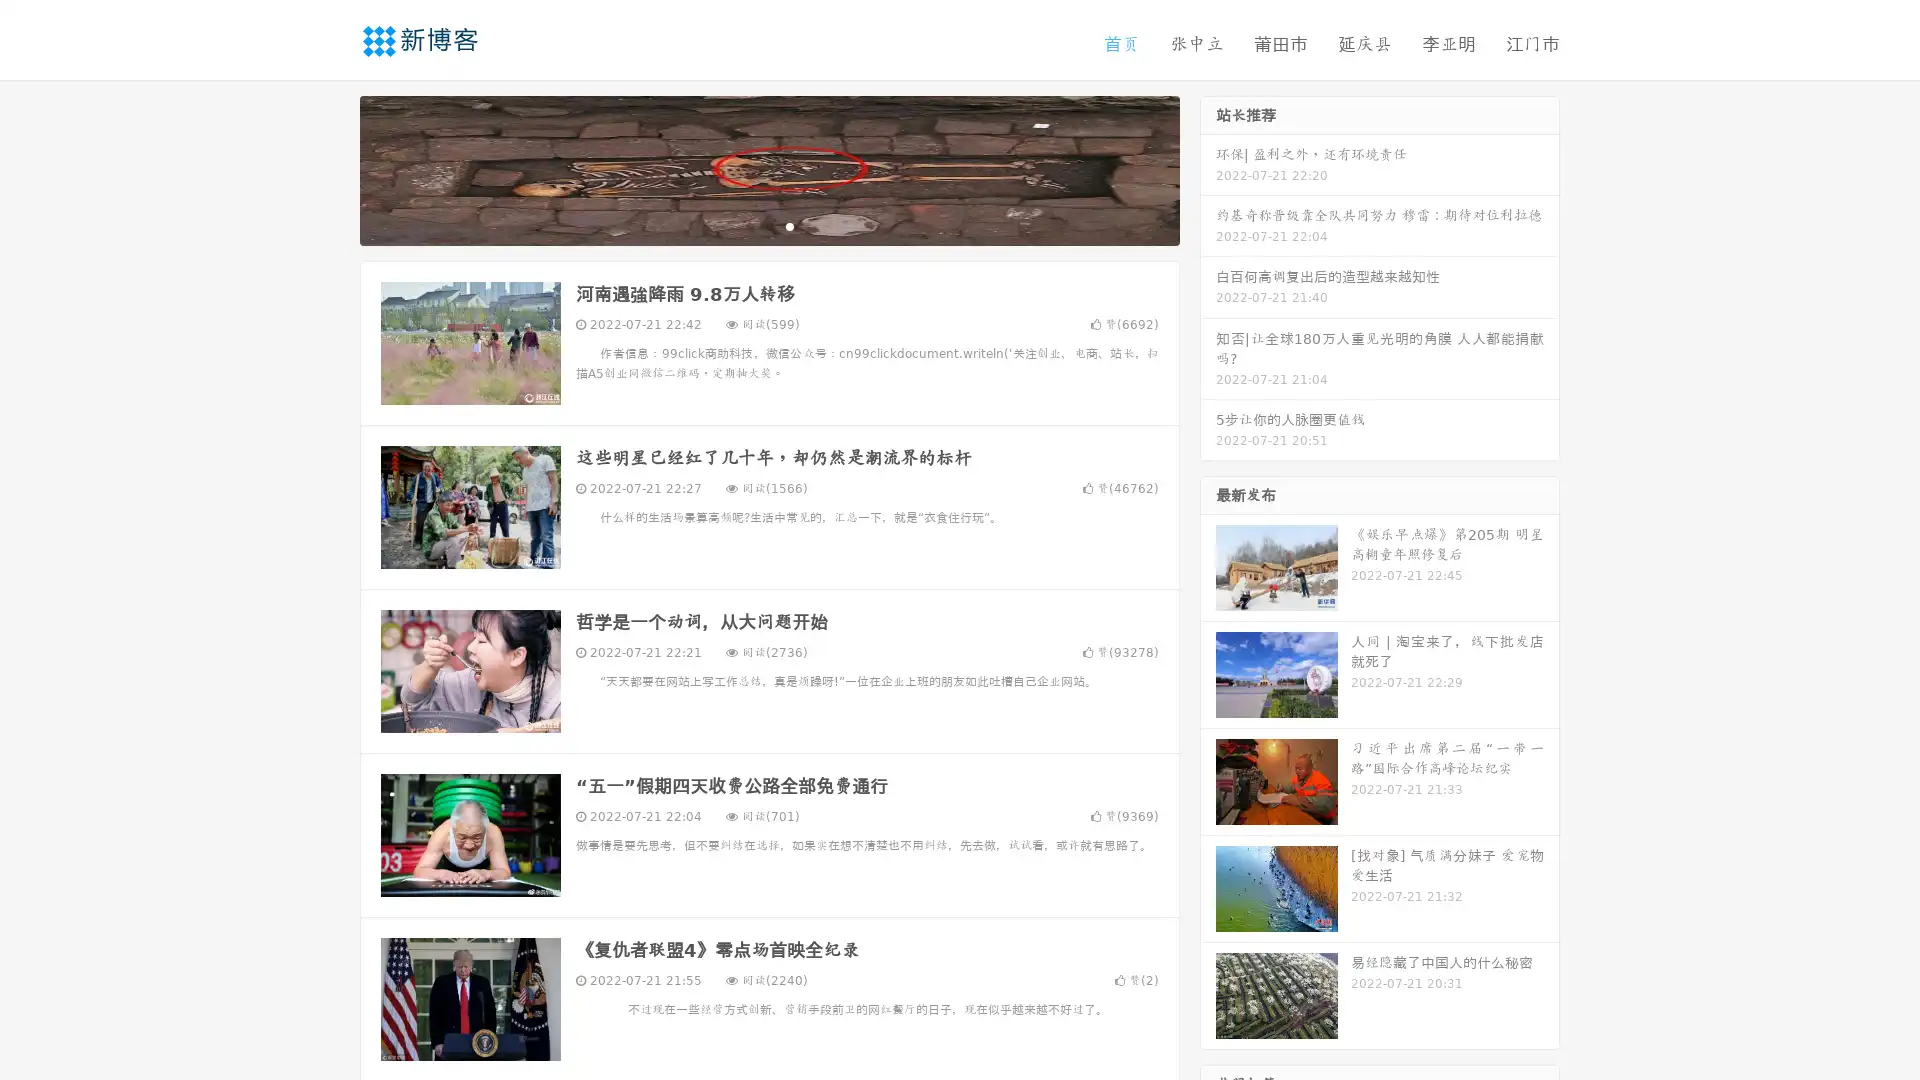 Image resolution: width=1920 pixels, height=1080 pixels. Describe the element at coordinates (330, 168) in the screenshot. I see `Previous slide` at that location.